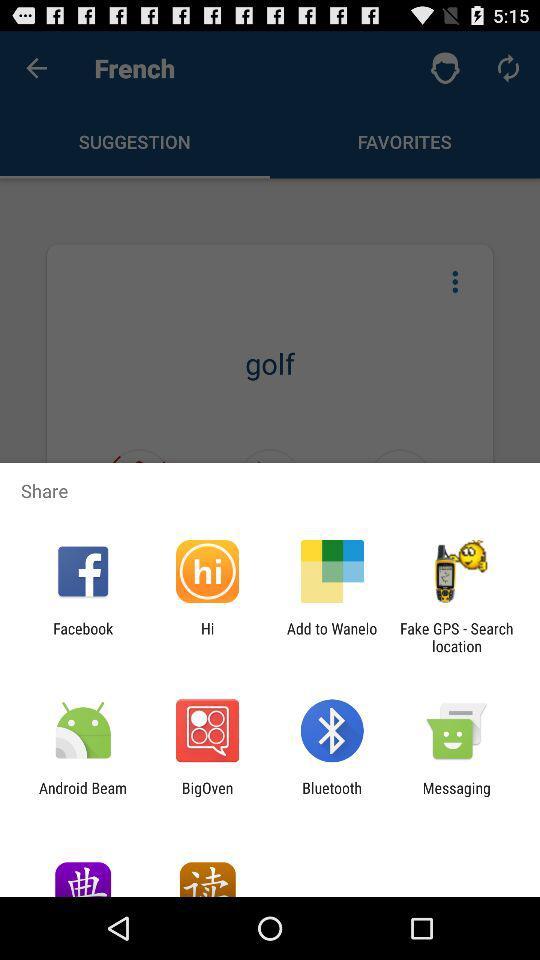 The height and width of the screenshot is (960, 540). What do you see at coordinates (206, 796) in the screenshot?
I see `icon to the right of android beam item` at bounding box center [206, 796].